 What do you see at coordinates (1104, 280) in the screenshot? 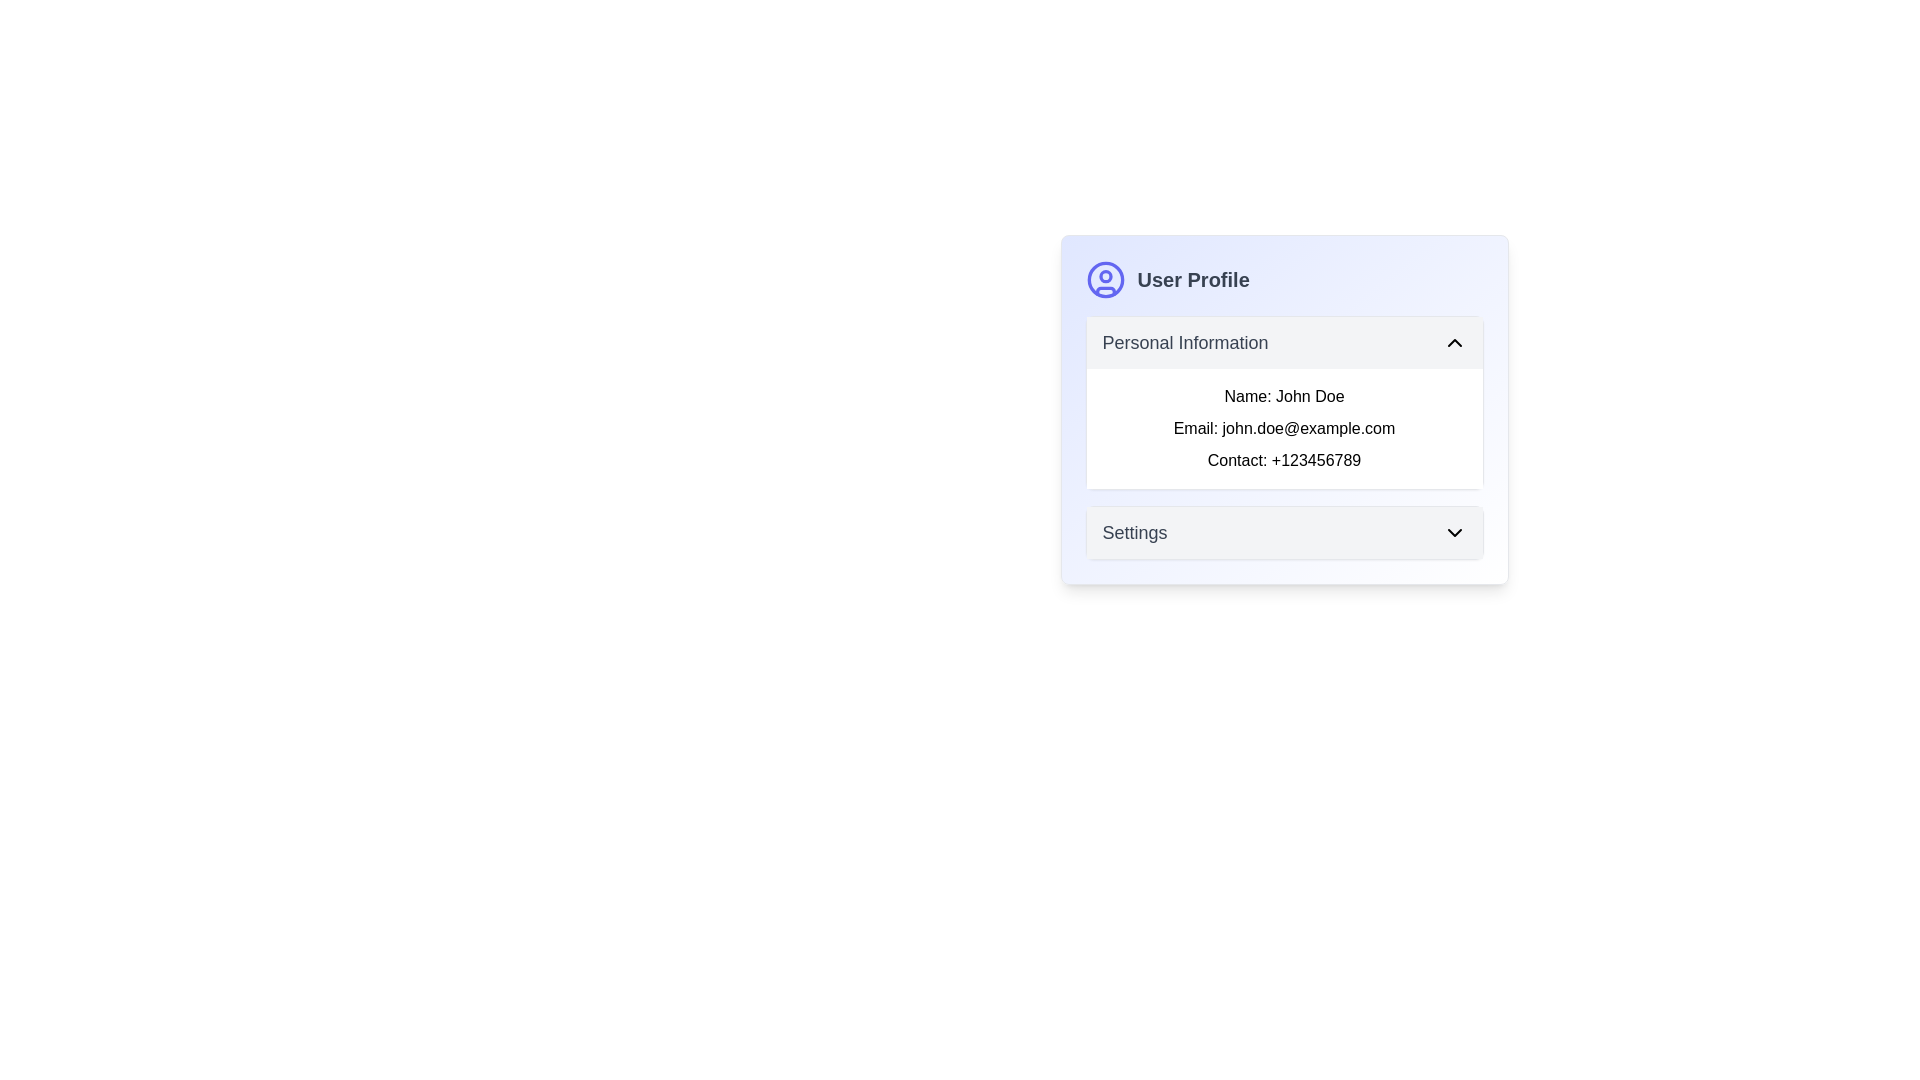
I see `the circular user profile icon with a blue or indigo hue, located at the top-left corner of the user profile card, next to the text 'User Profile'` at bounding box center [1104, 280].